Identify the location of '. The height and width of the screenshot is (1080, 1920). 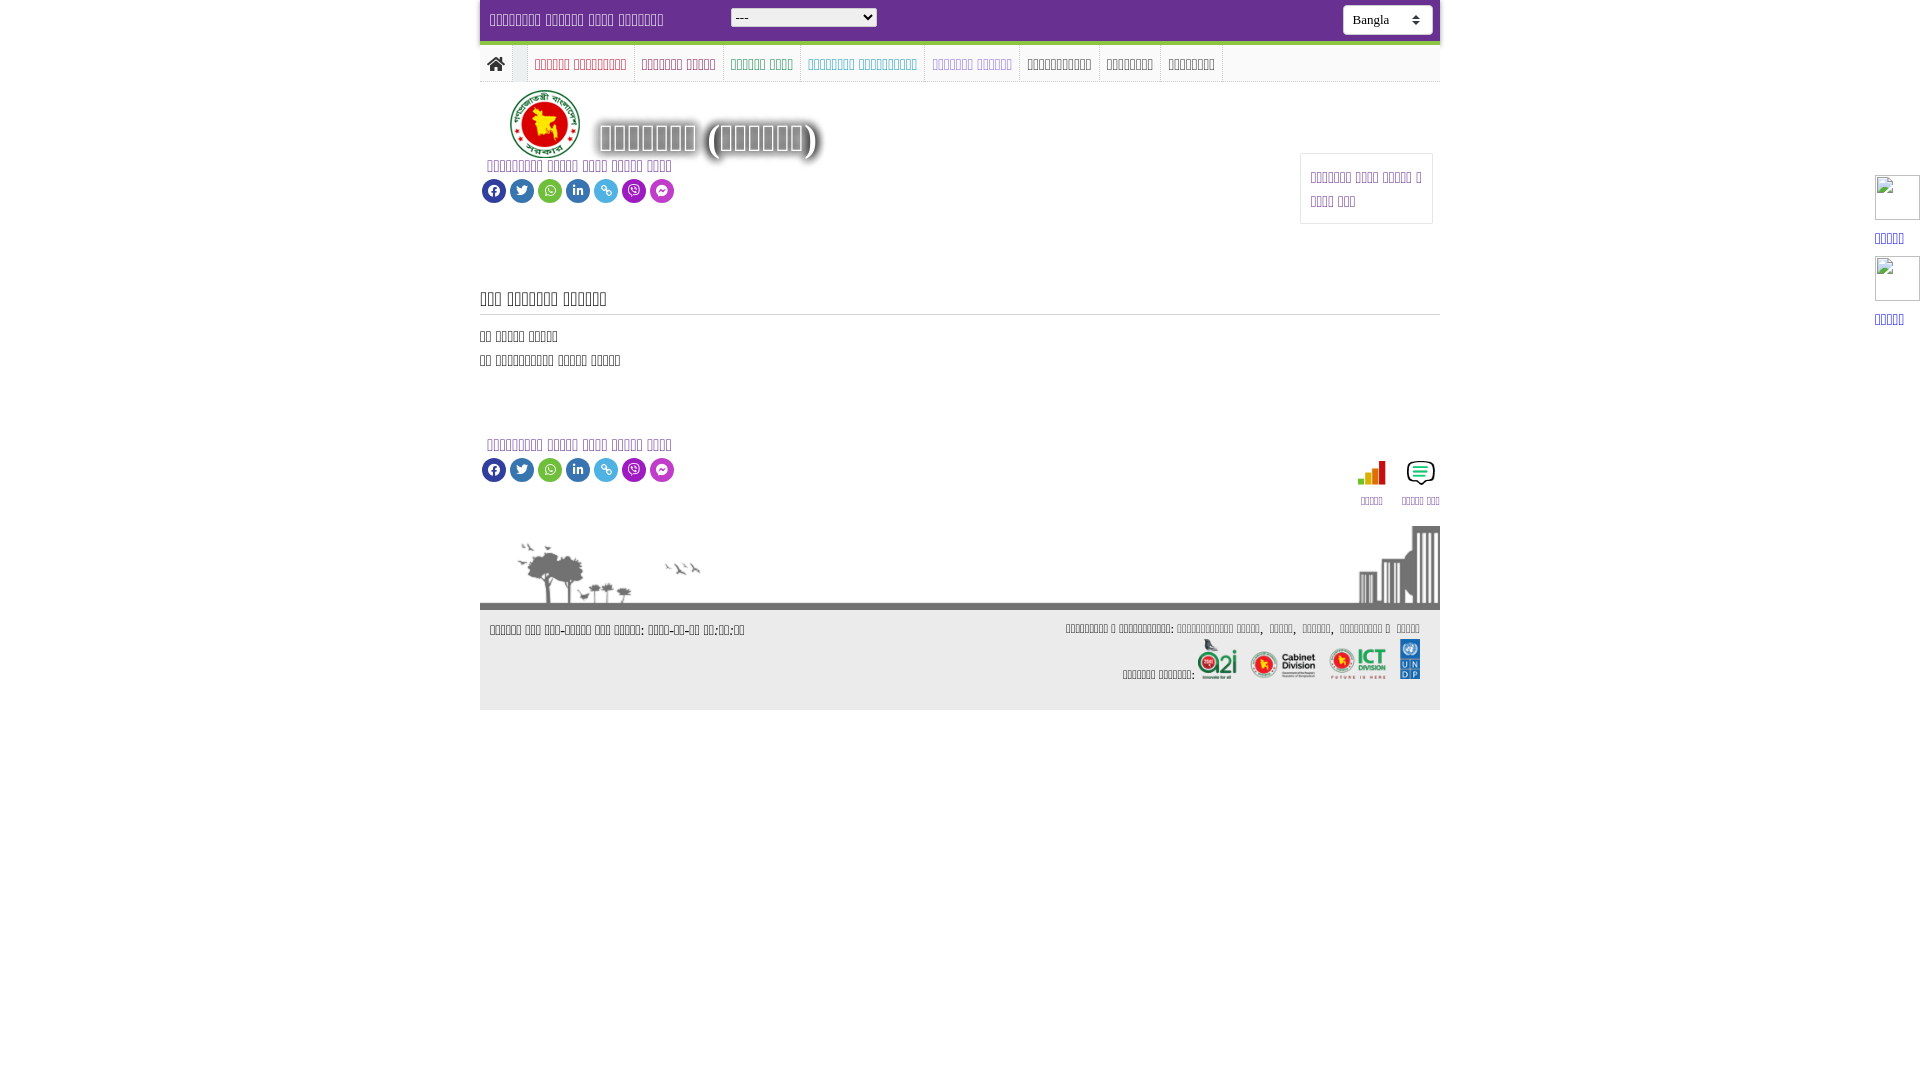
(561, 123).